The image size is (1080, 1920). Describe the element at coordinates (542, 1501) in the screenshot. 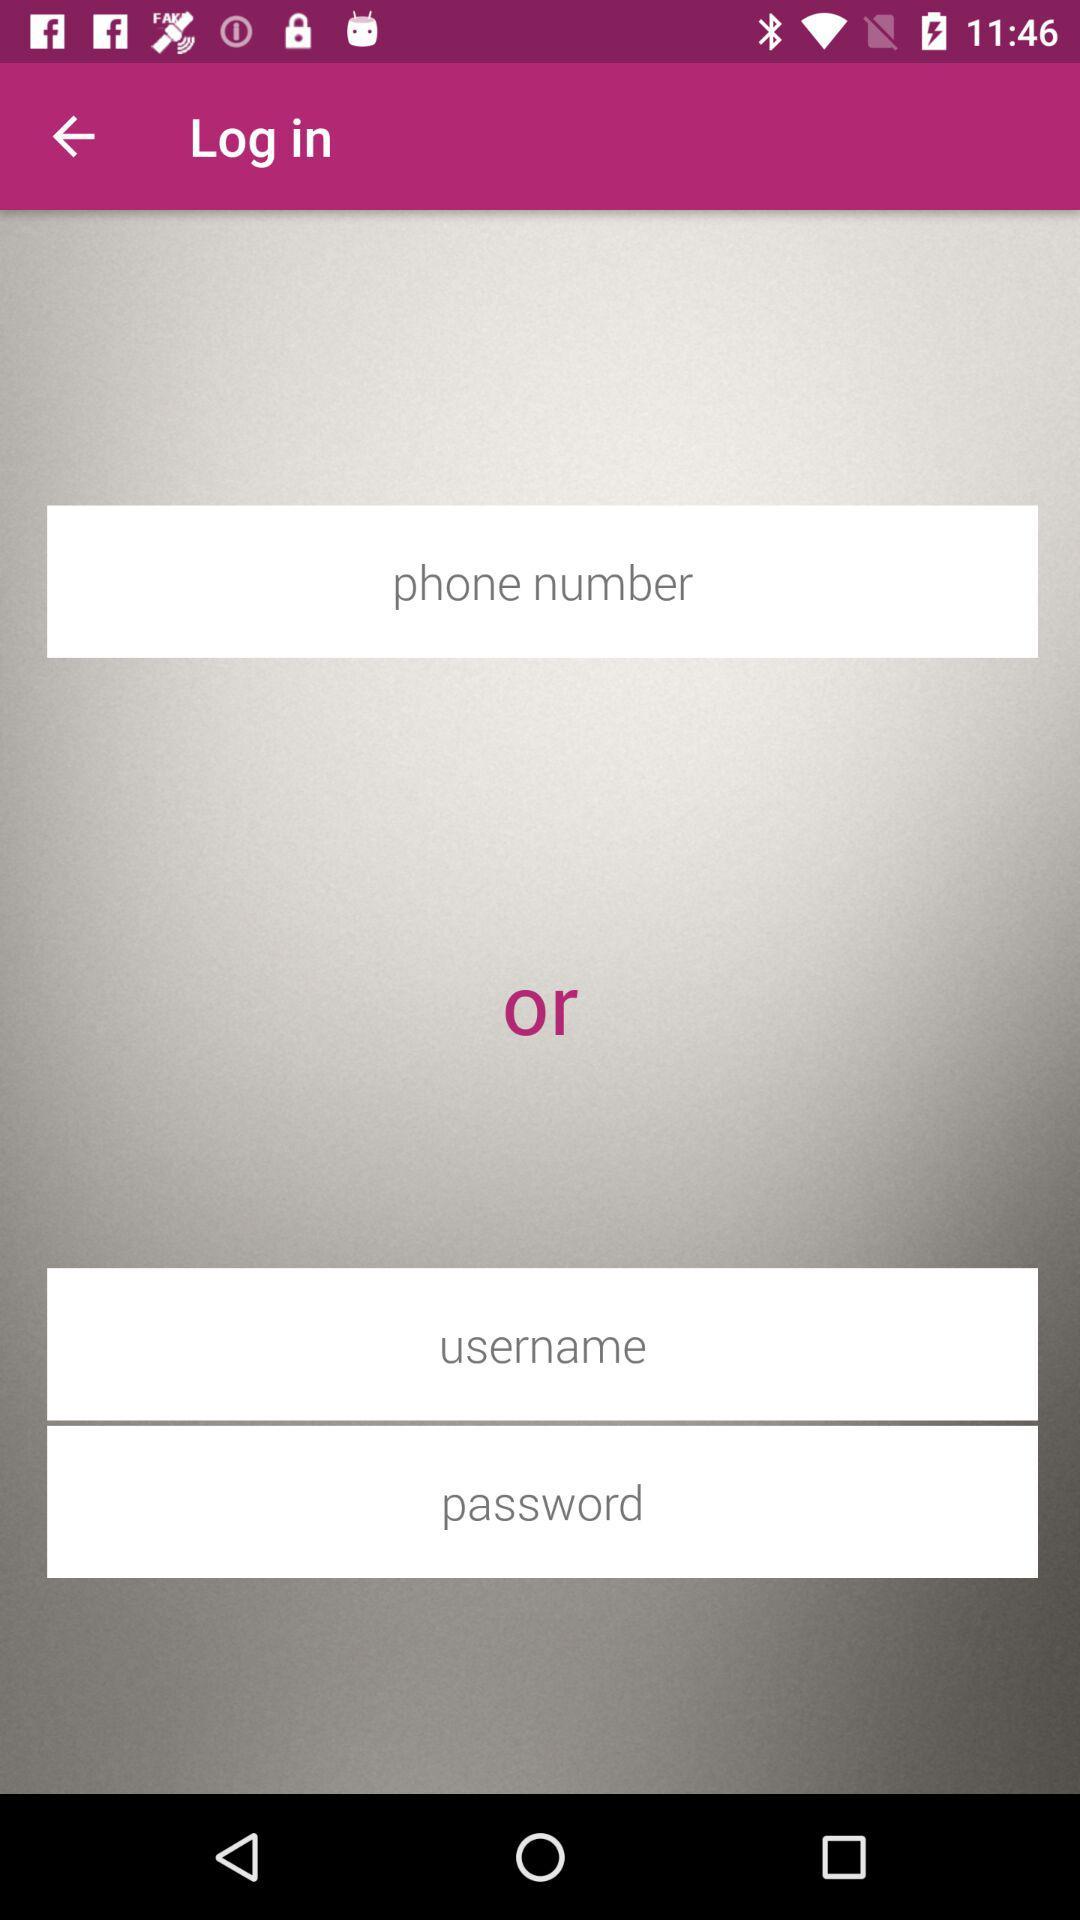

I see `password` at that location.